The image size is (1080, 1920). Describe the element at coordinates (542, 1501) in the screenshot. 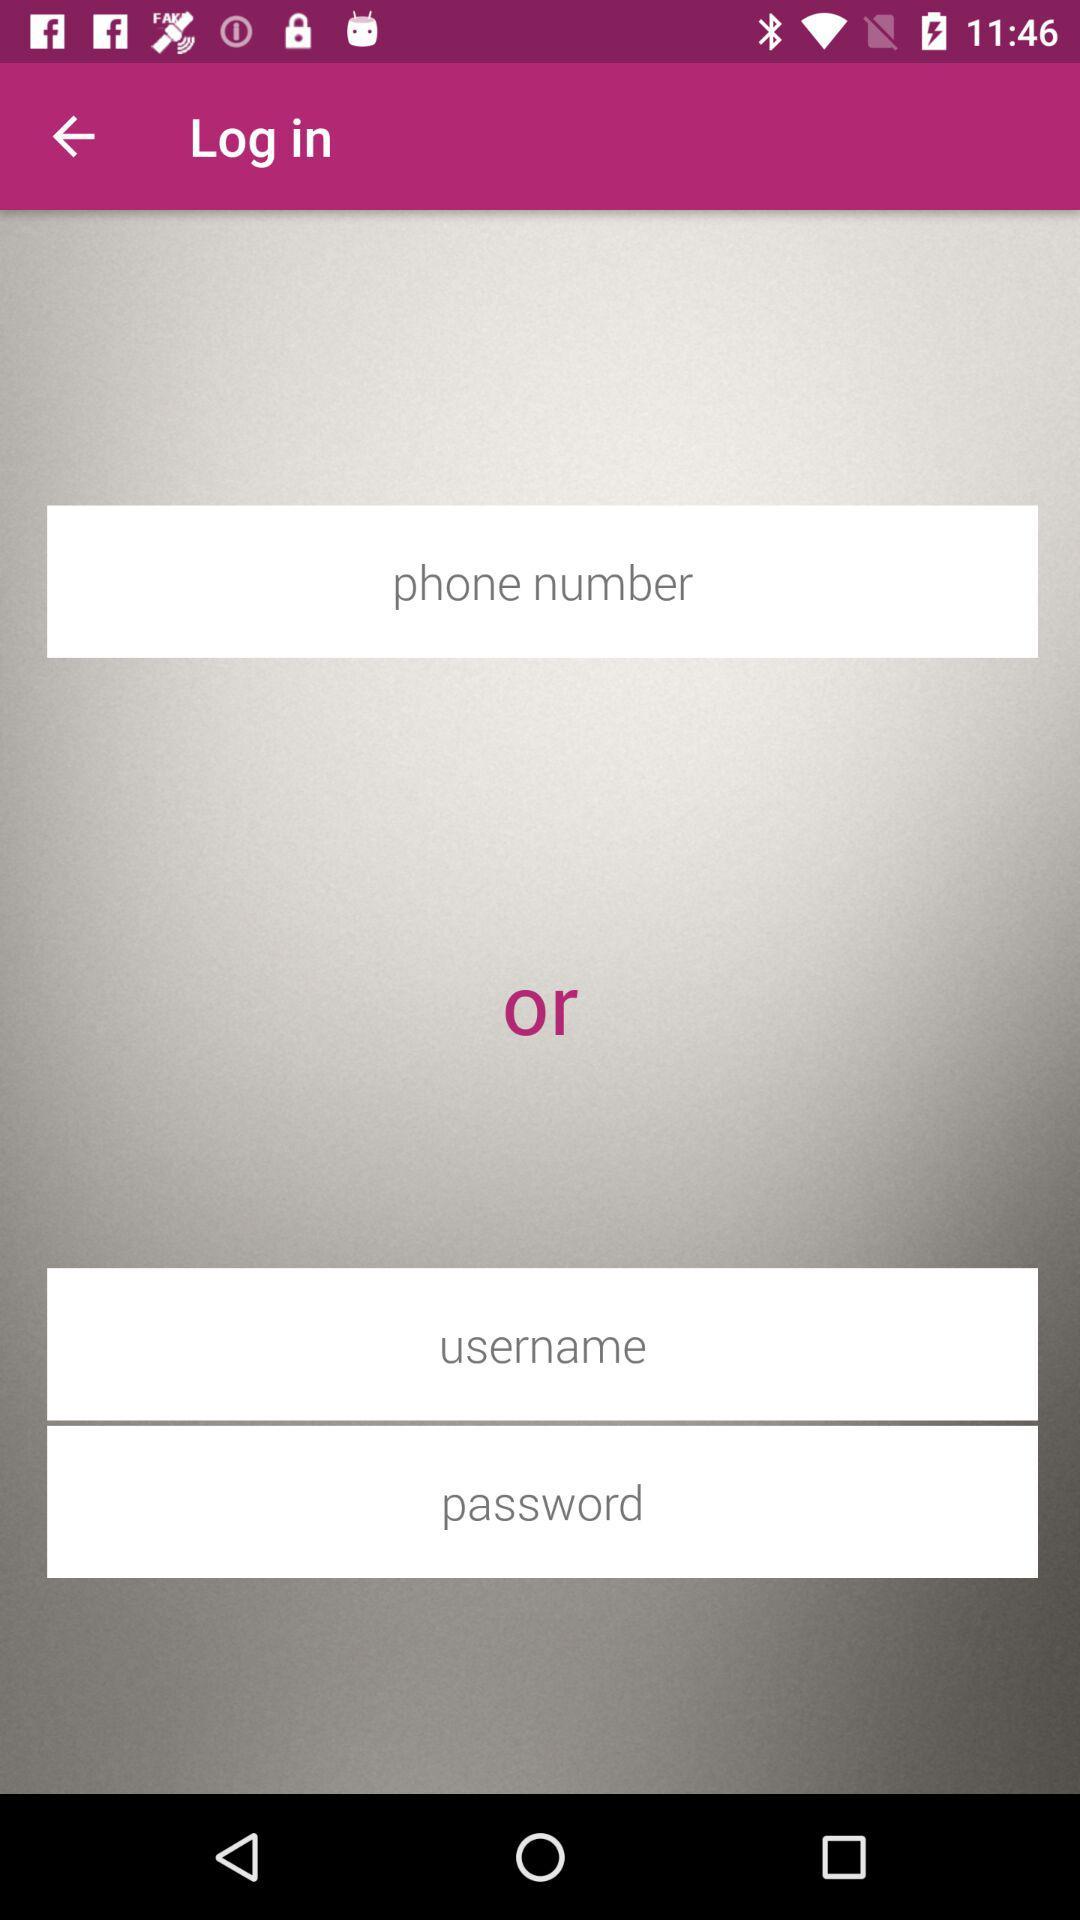

I see `password` at that location.